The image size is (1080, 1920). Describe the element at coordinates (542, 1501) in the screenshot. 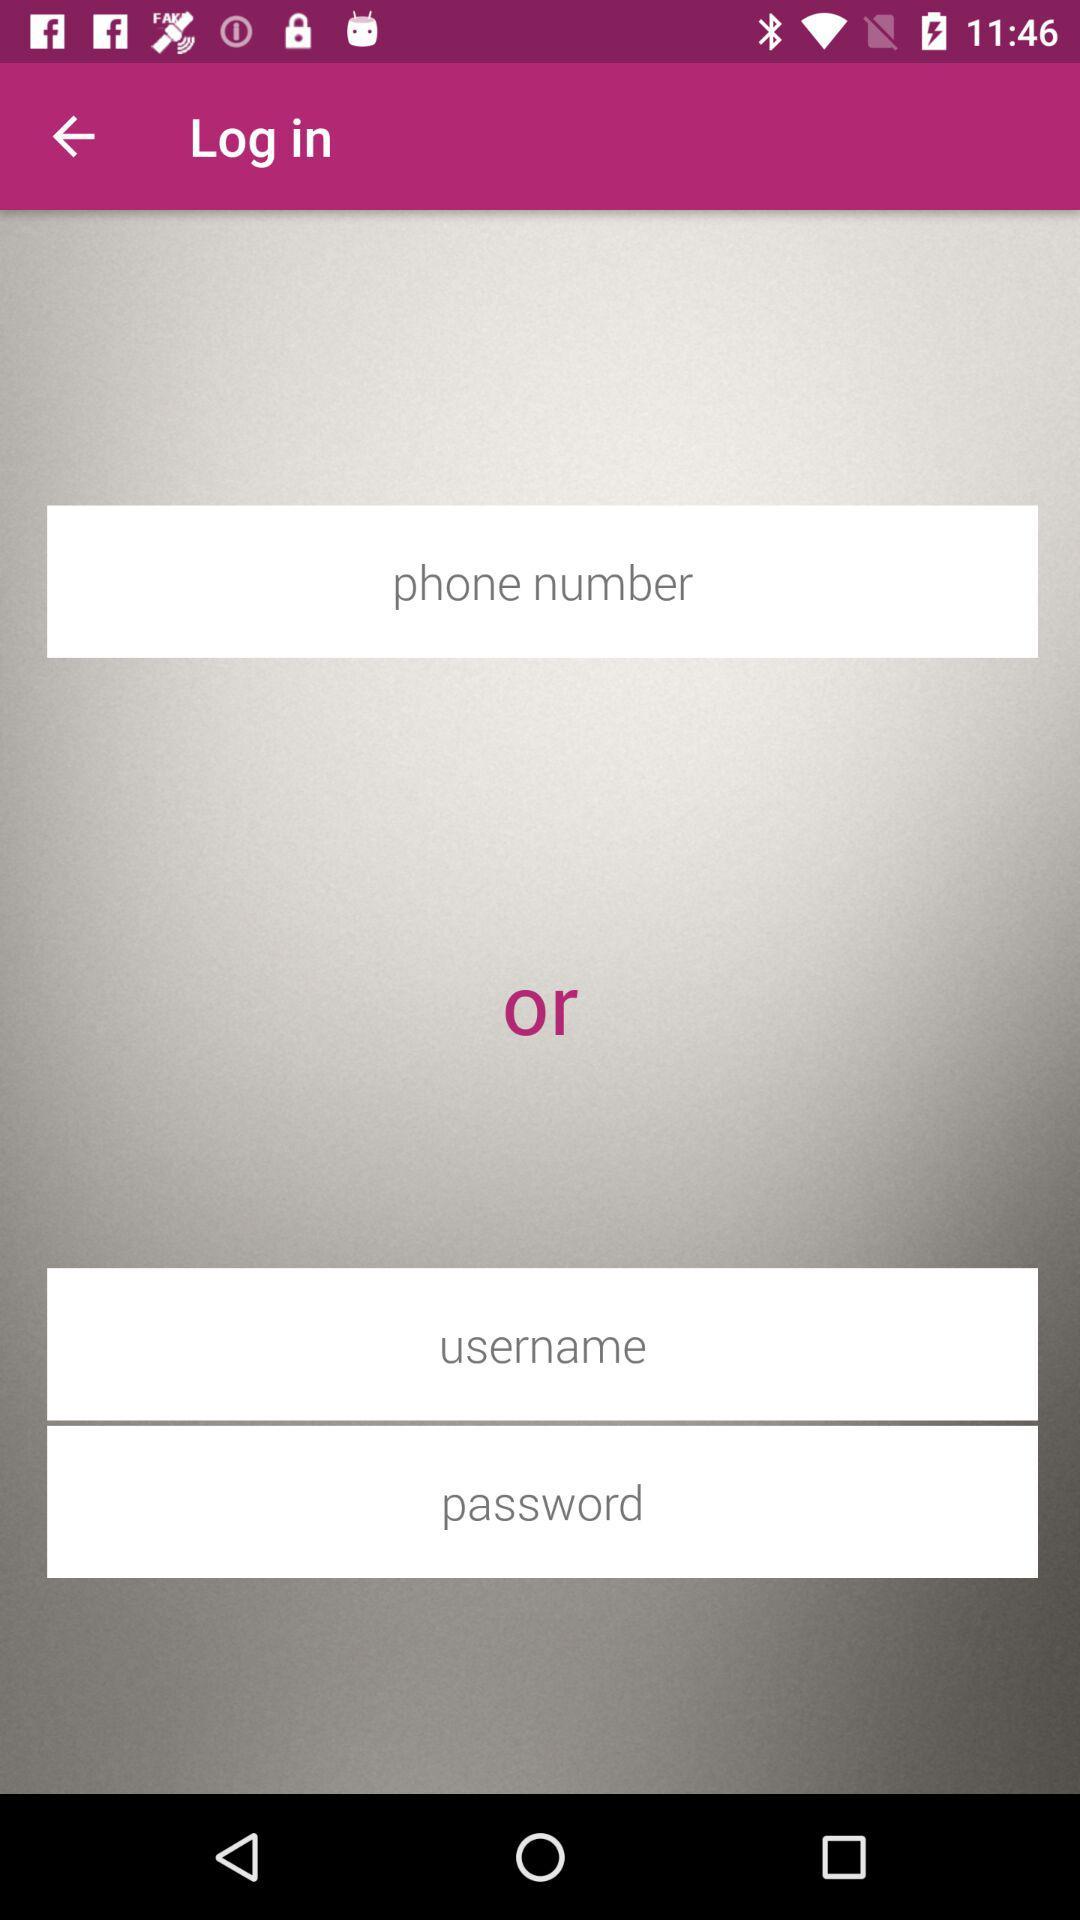

I see `password` at that location.